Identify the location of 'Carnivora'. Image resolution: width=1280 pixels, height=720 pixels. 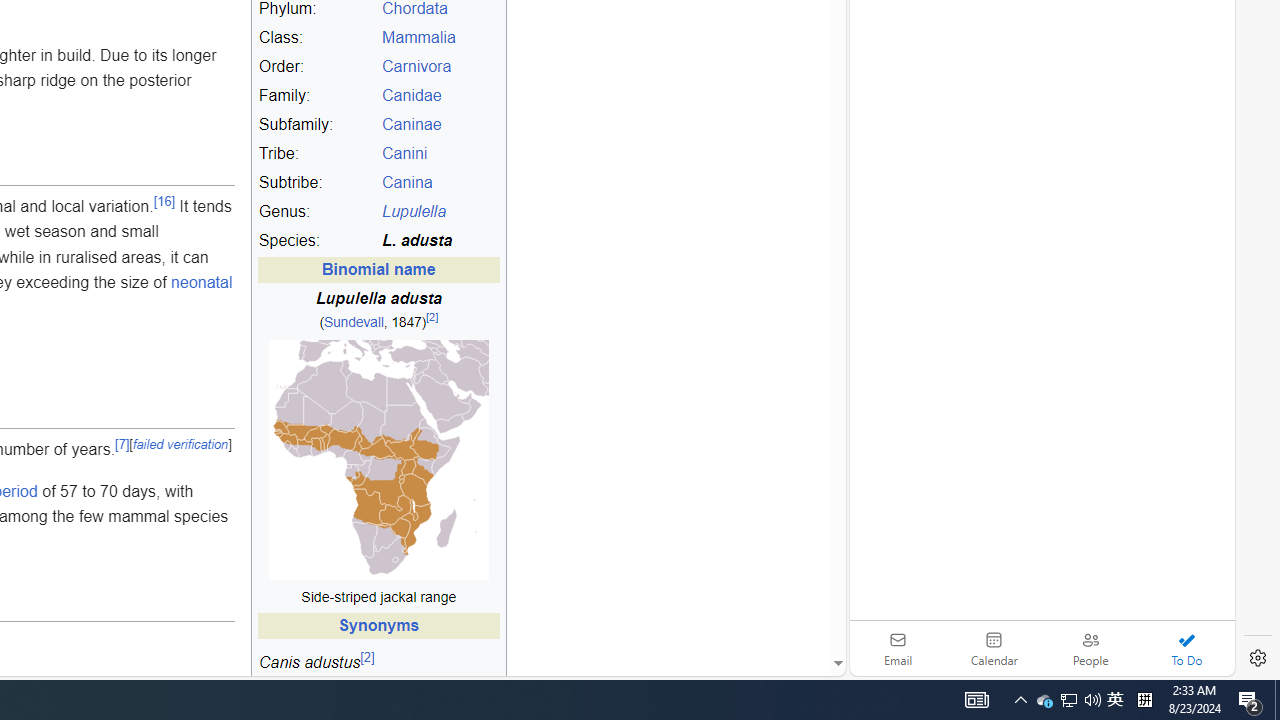
(439, 66).